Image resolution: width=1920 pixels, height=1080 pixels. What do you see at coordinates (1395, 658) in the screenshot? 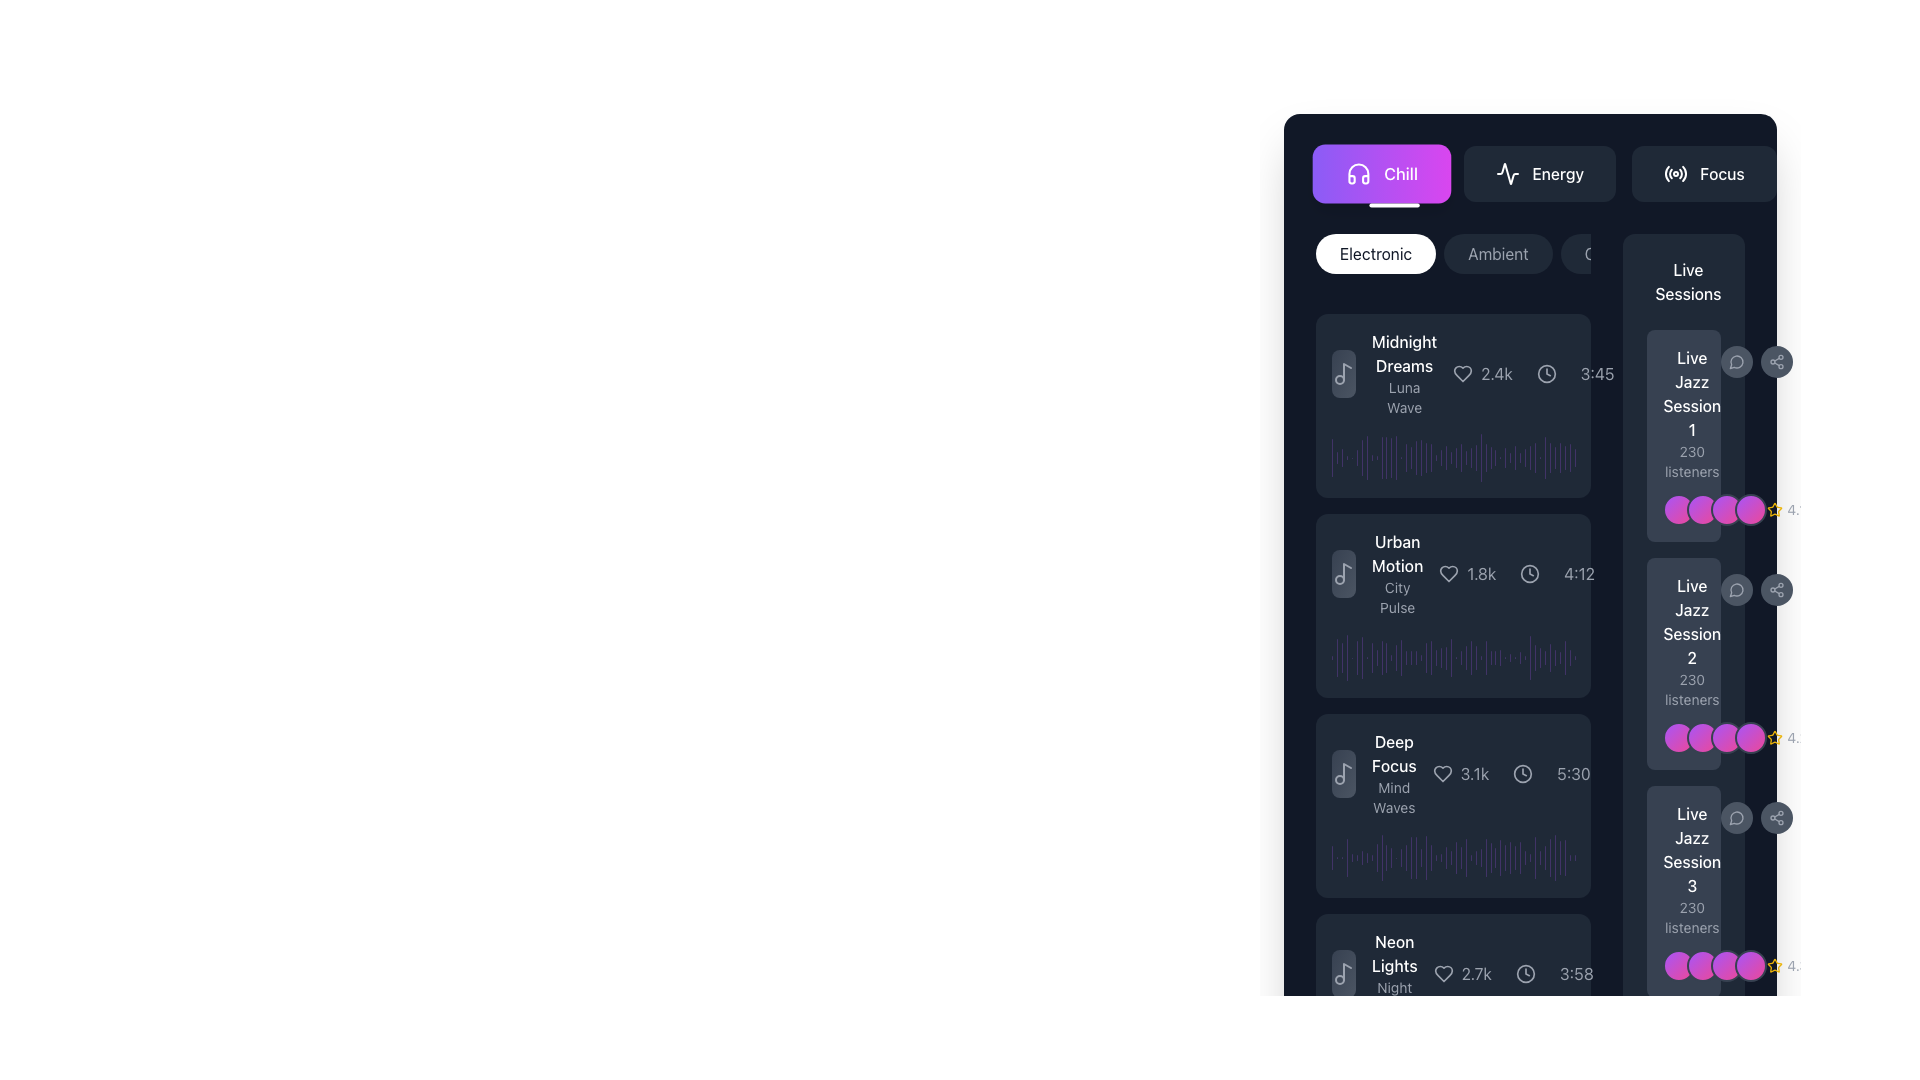
I see `the 14th vertical bar in the row of similar bars, which represents a portion of data in a visual representation` at bounding box center [1395, 658].